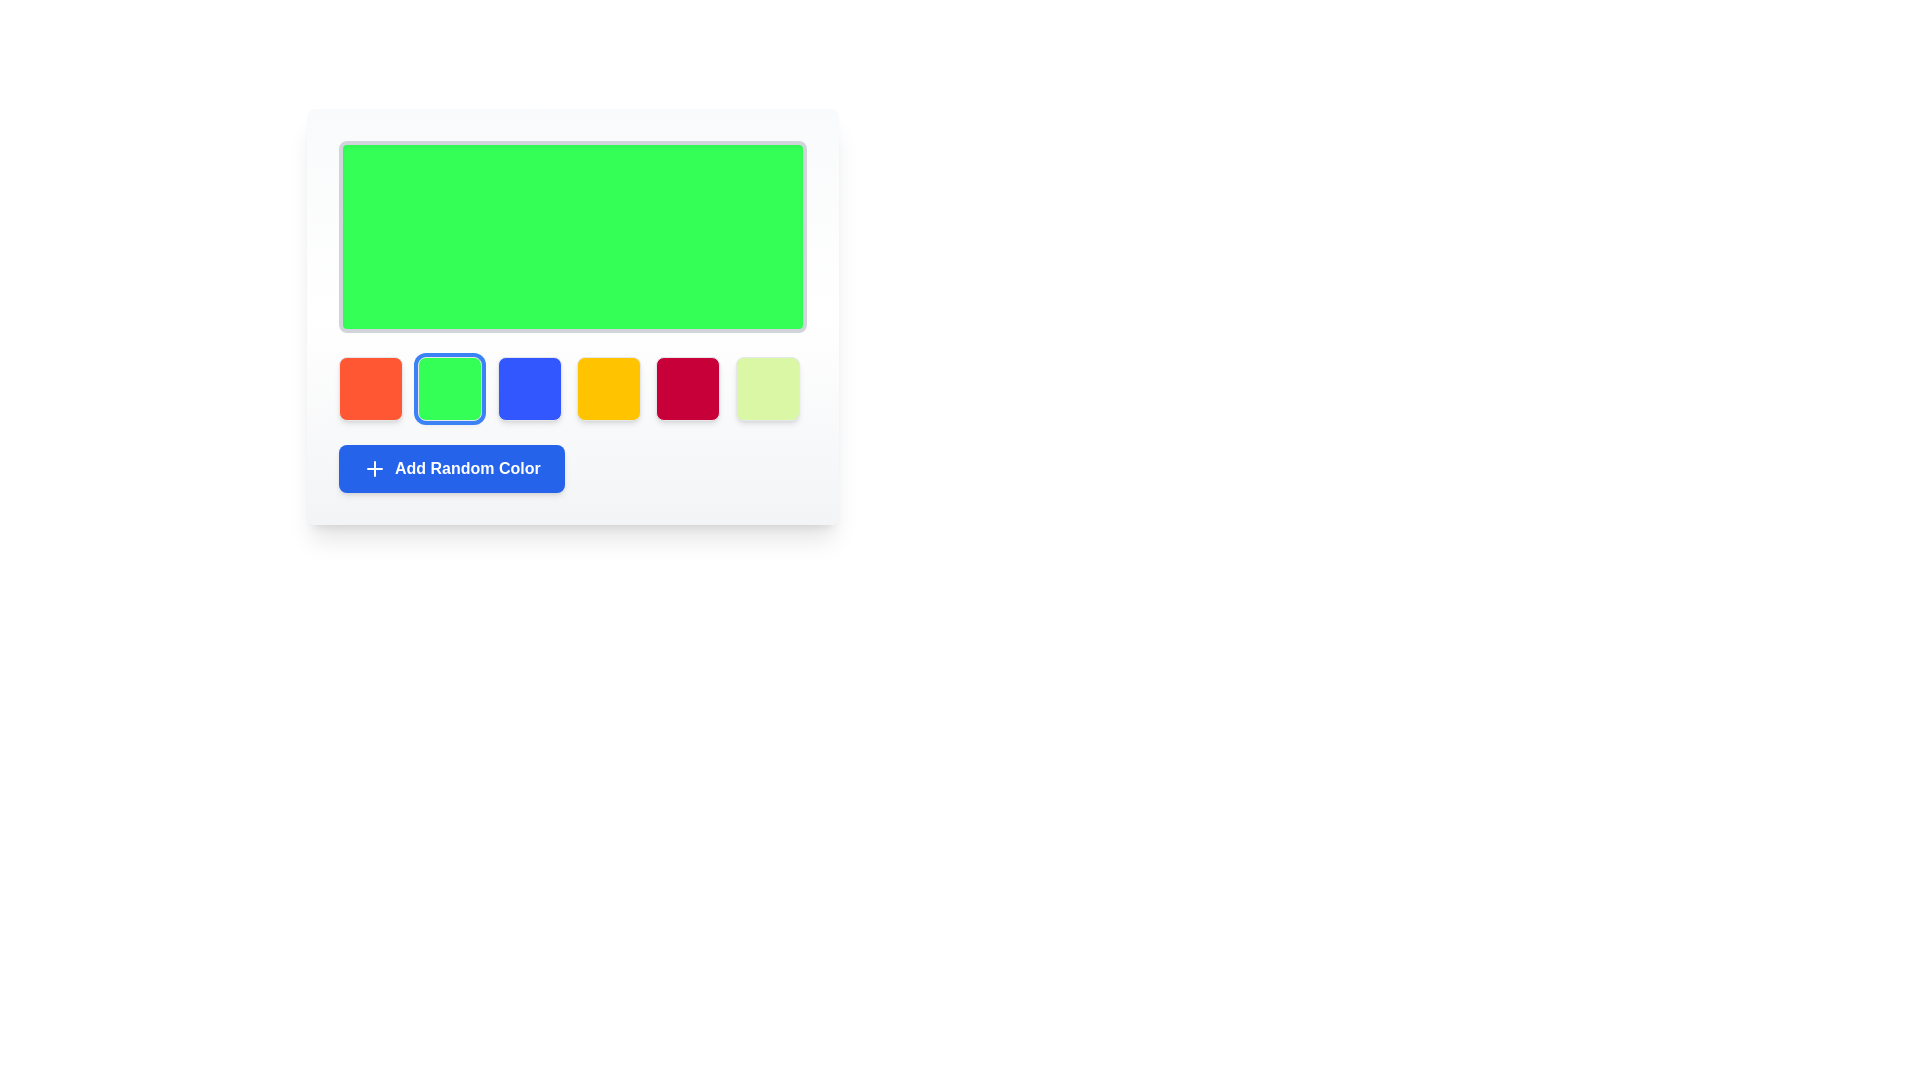  I want to click on the fifth colored square in the grid, so click(688, 389).